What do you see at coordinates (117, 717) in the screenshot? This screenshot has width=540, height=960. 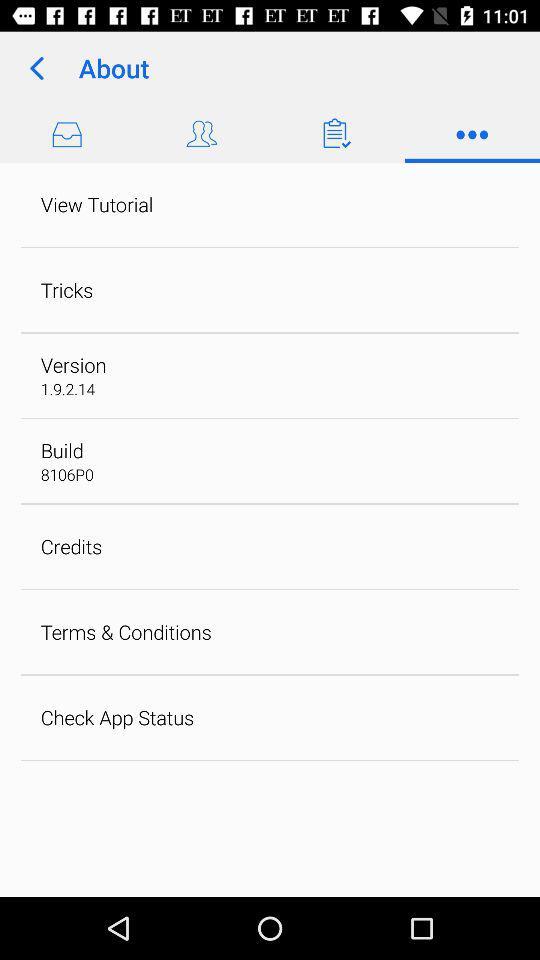 I see `the item at the bottom left corner` at bounding box center [117, 717].